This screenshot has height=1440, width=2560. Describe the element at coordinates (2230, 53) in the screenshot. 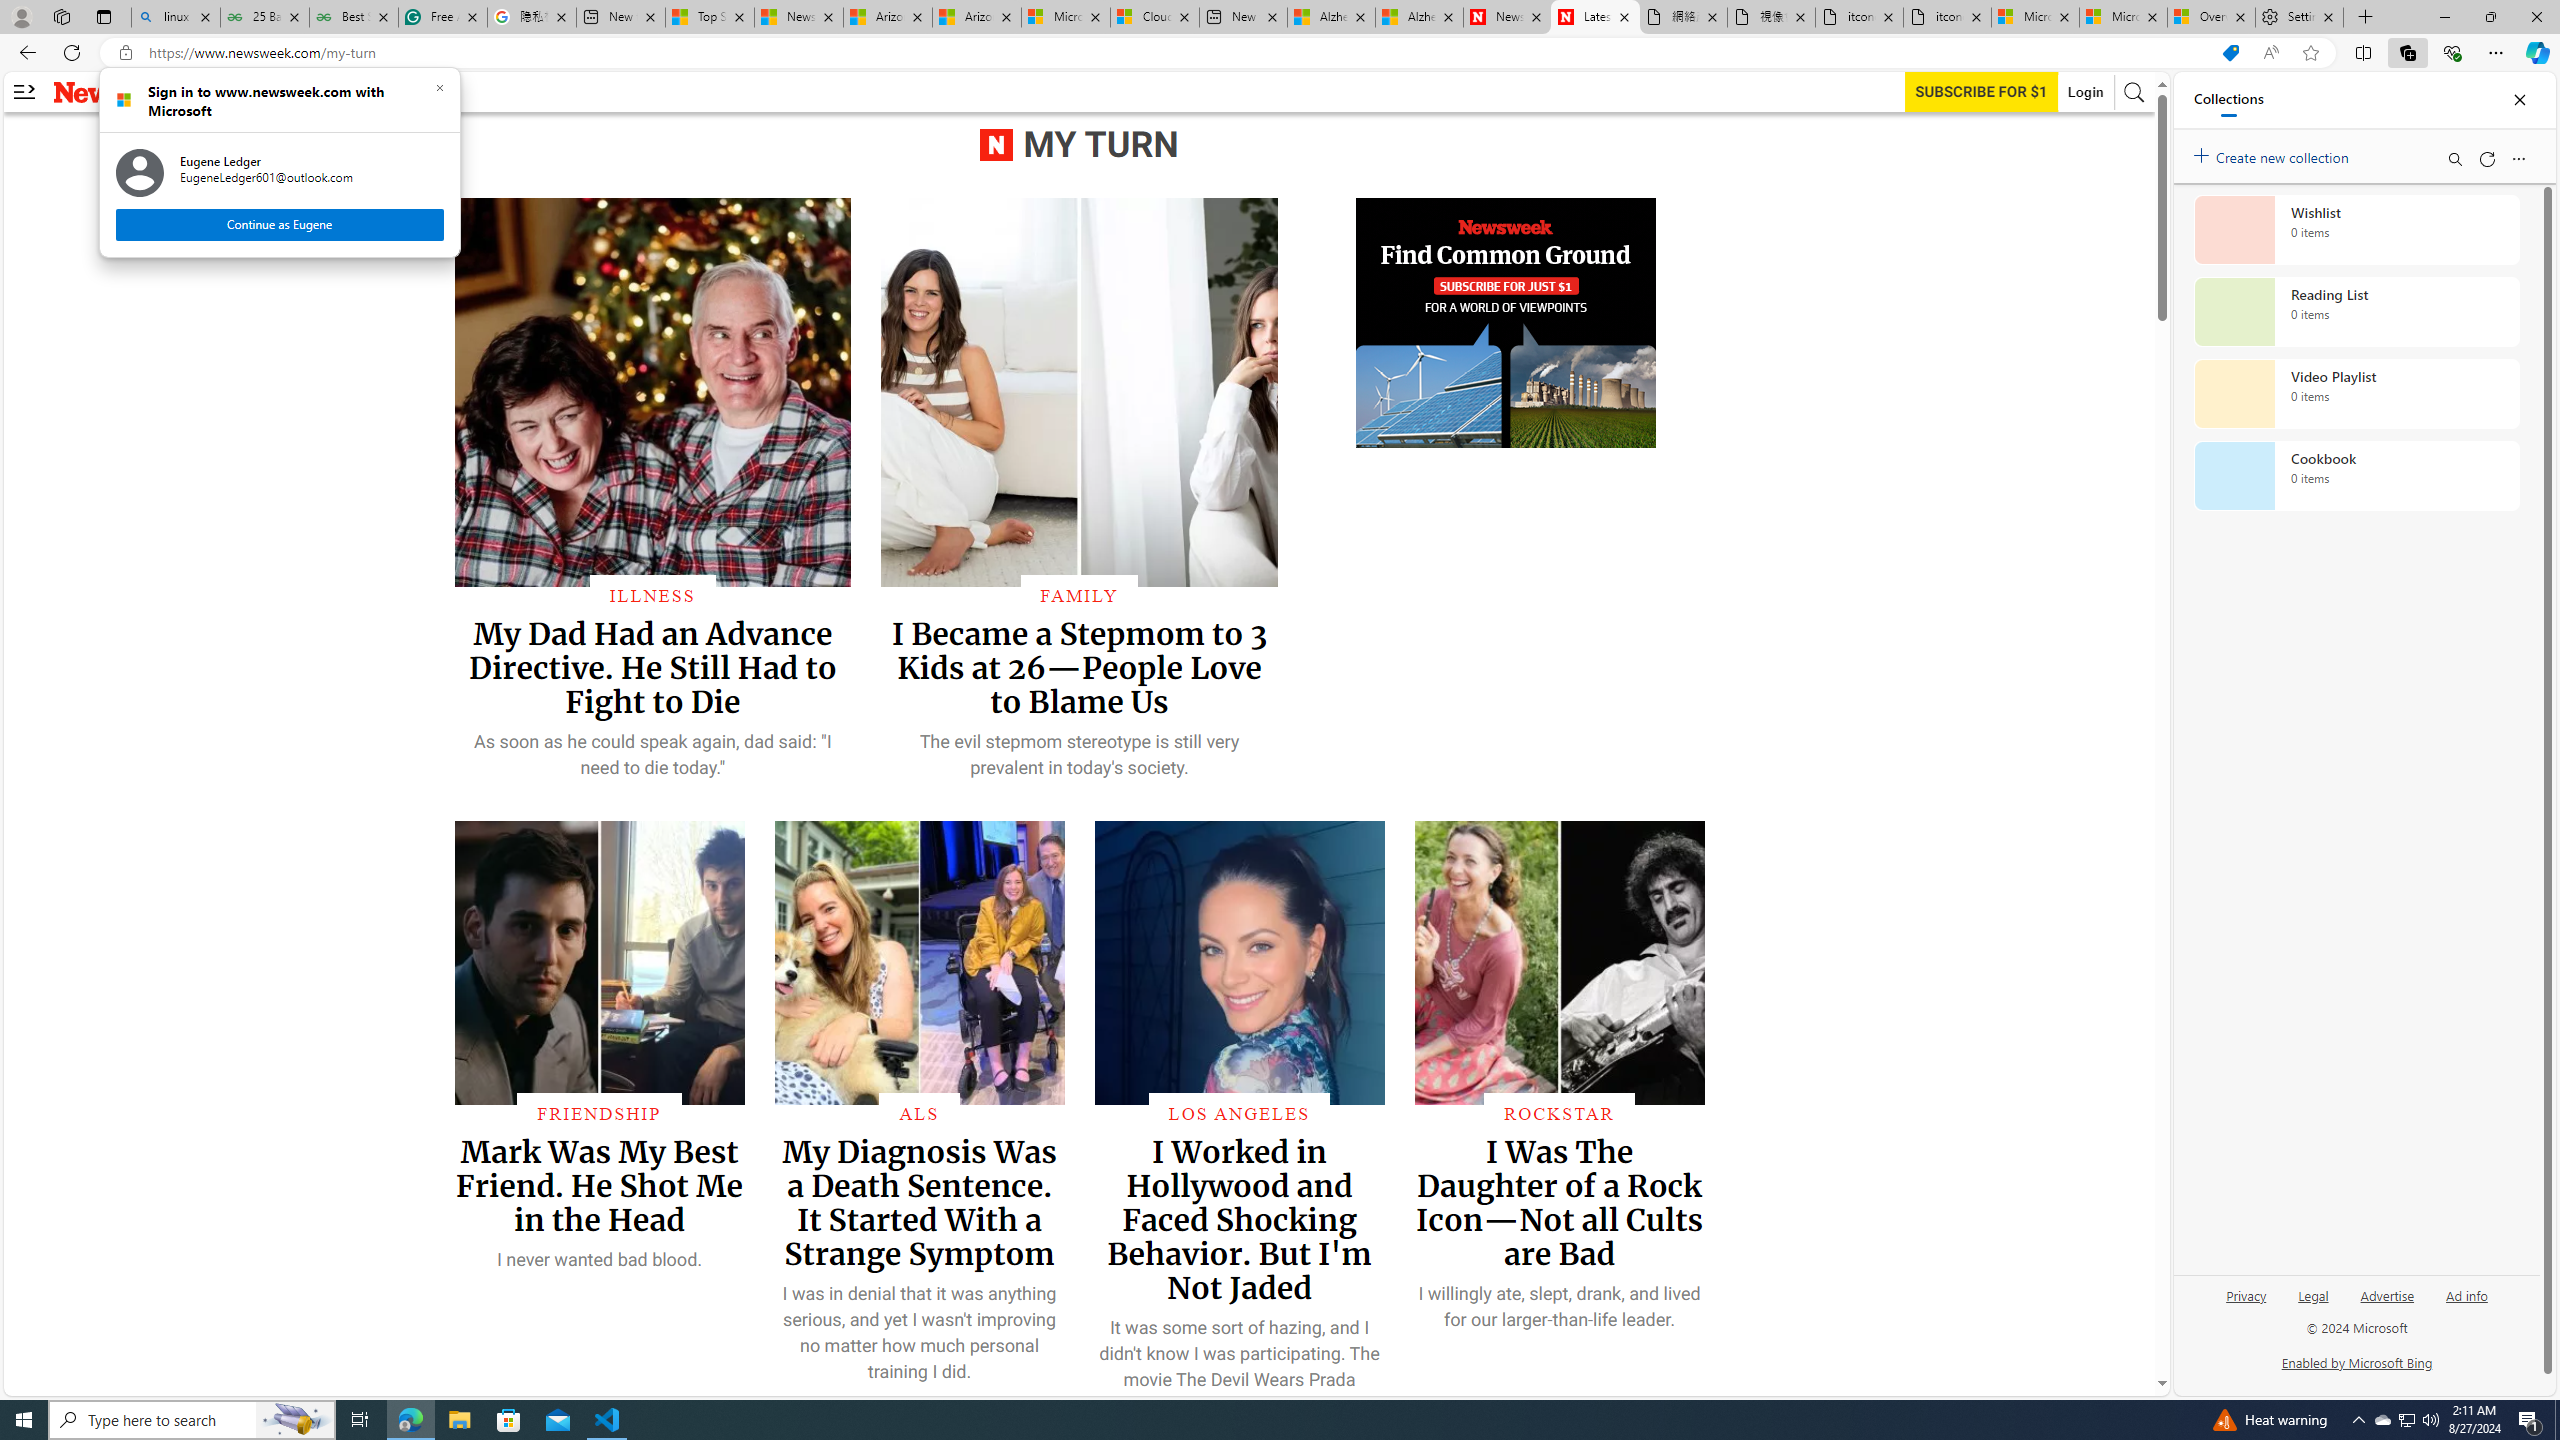

I see `'Shopping in Microsoft Edge'` at that location.